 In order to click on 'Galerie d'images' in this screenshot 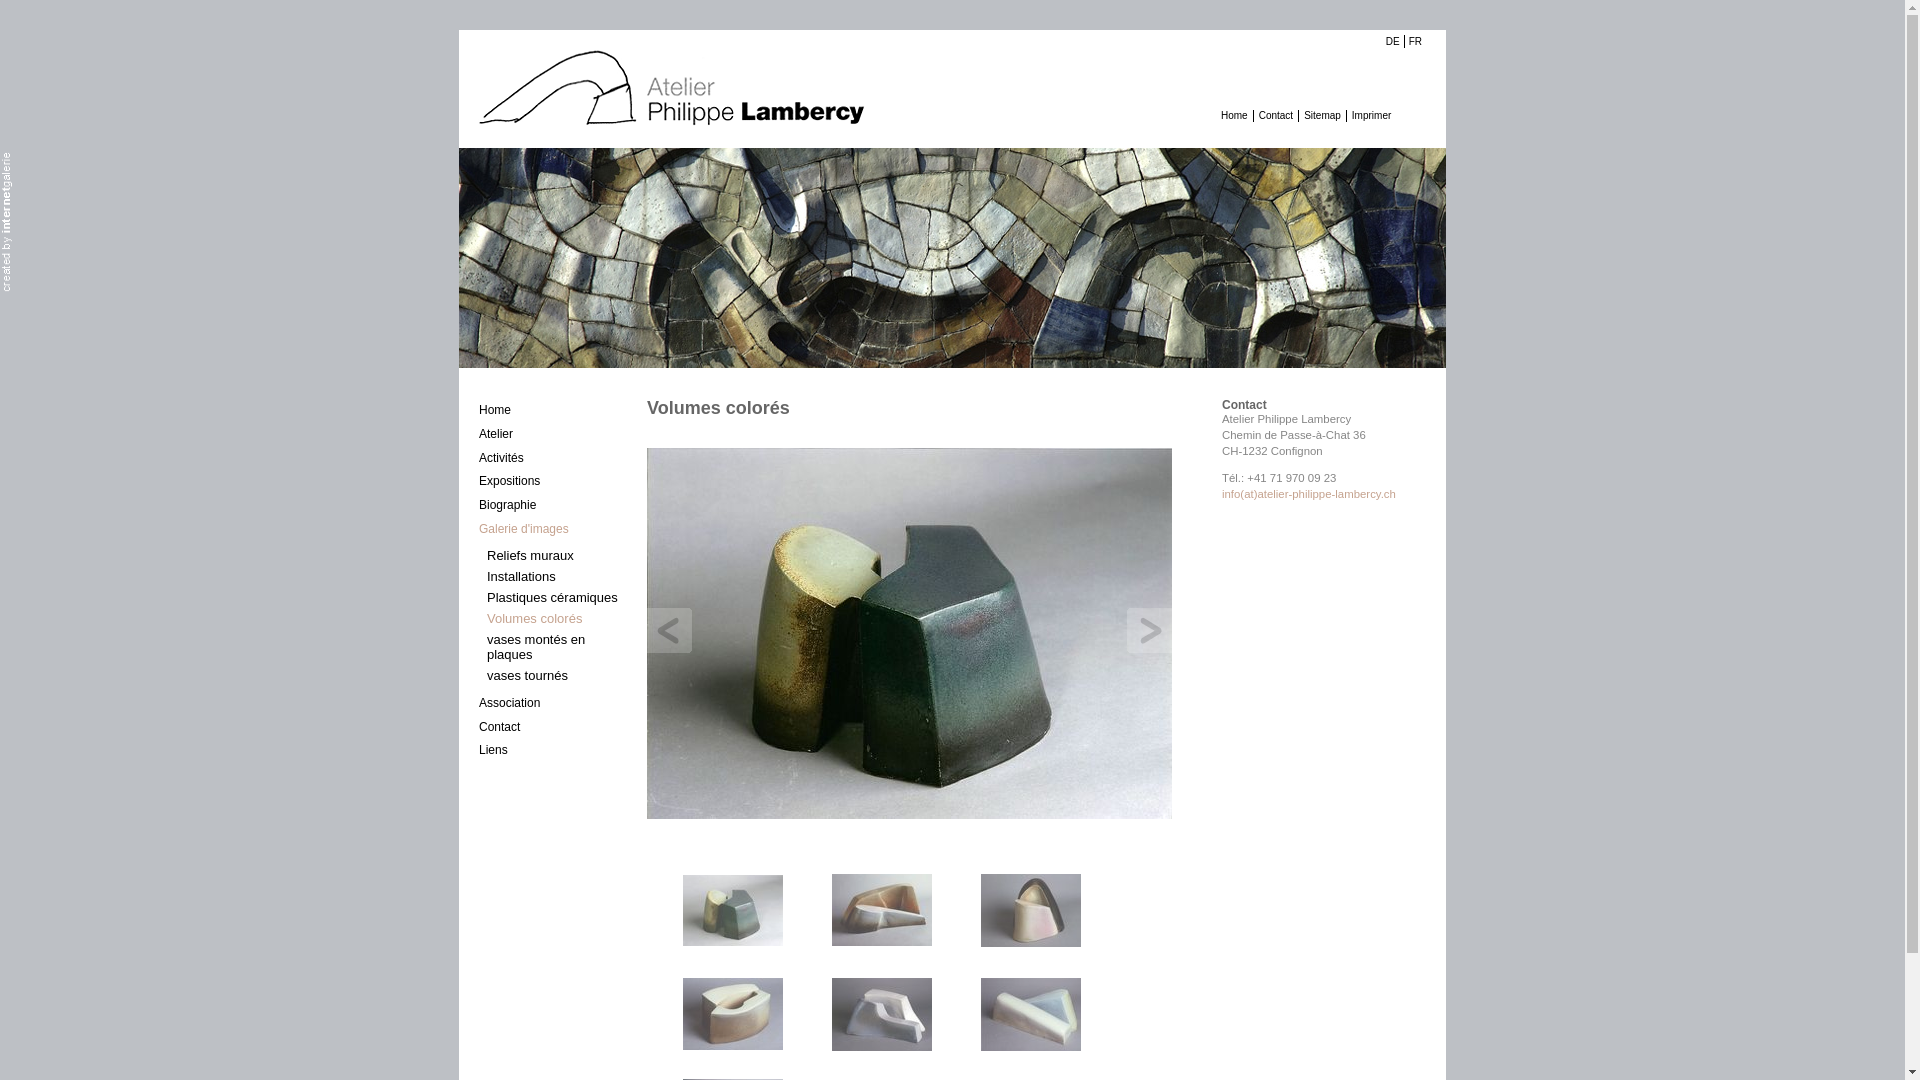, I will do `click(552, 527)`.